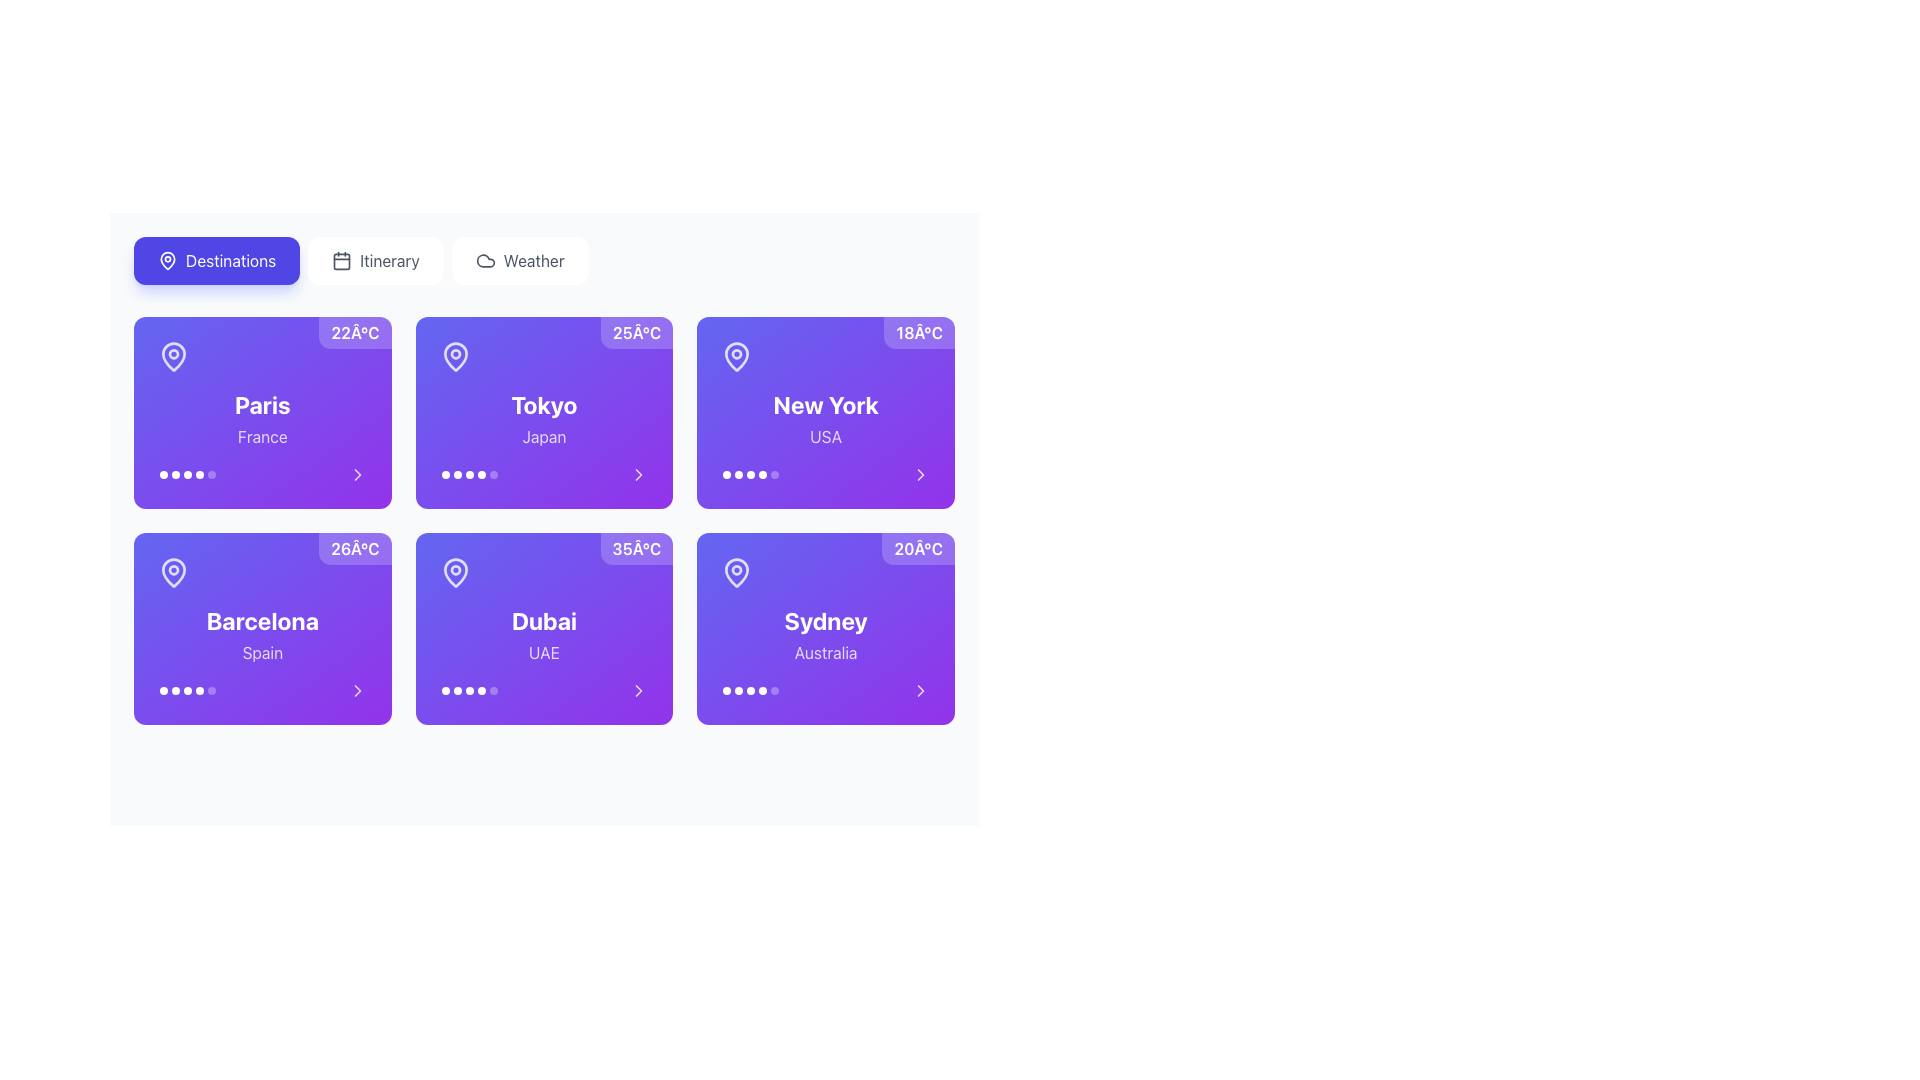 This screenshot has height=1080, width=1920. I want to click on content displayed in the text element showing 'USA', which is styled in white color on a gradient purple background, located beneath 'New York', so click(826, 435).